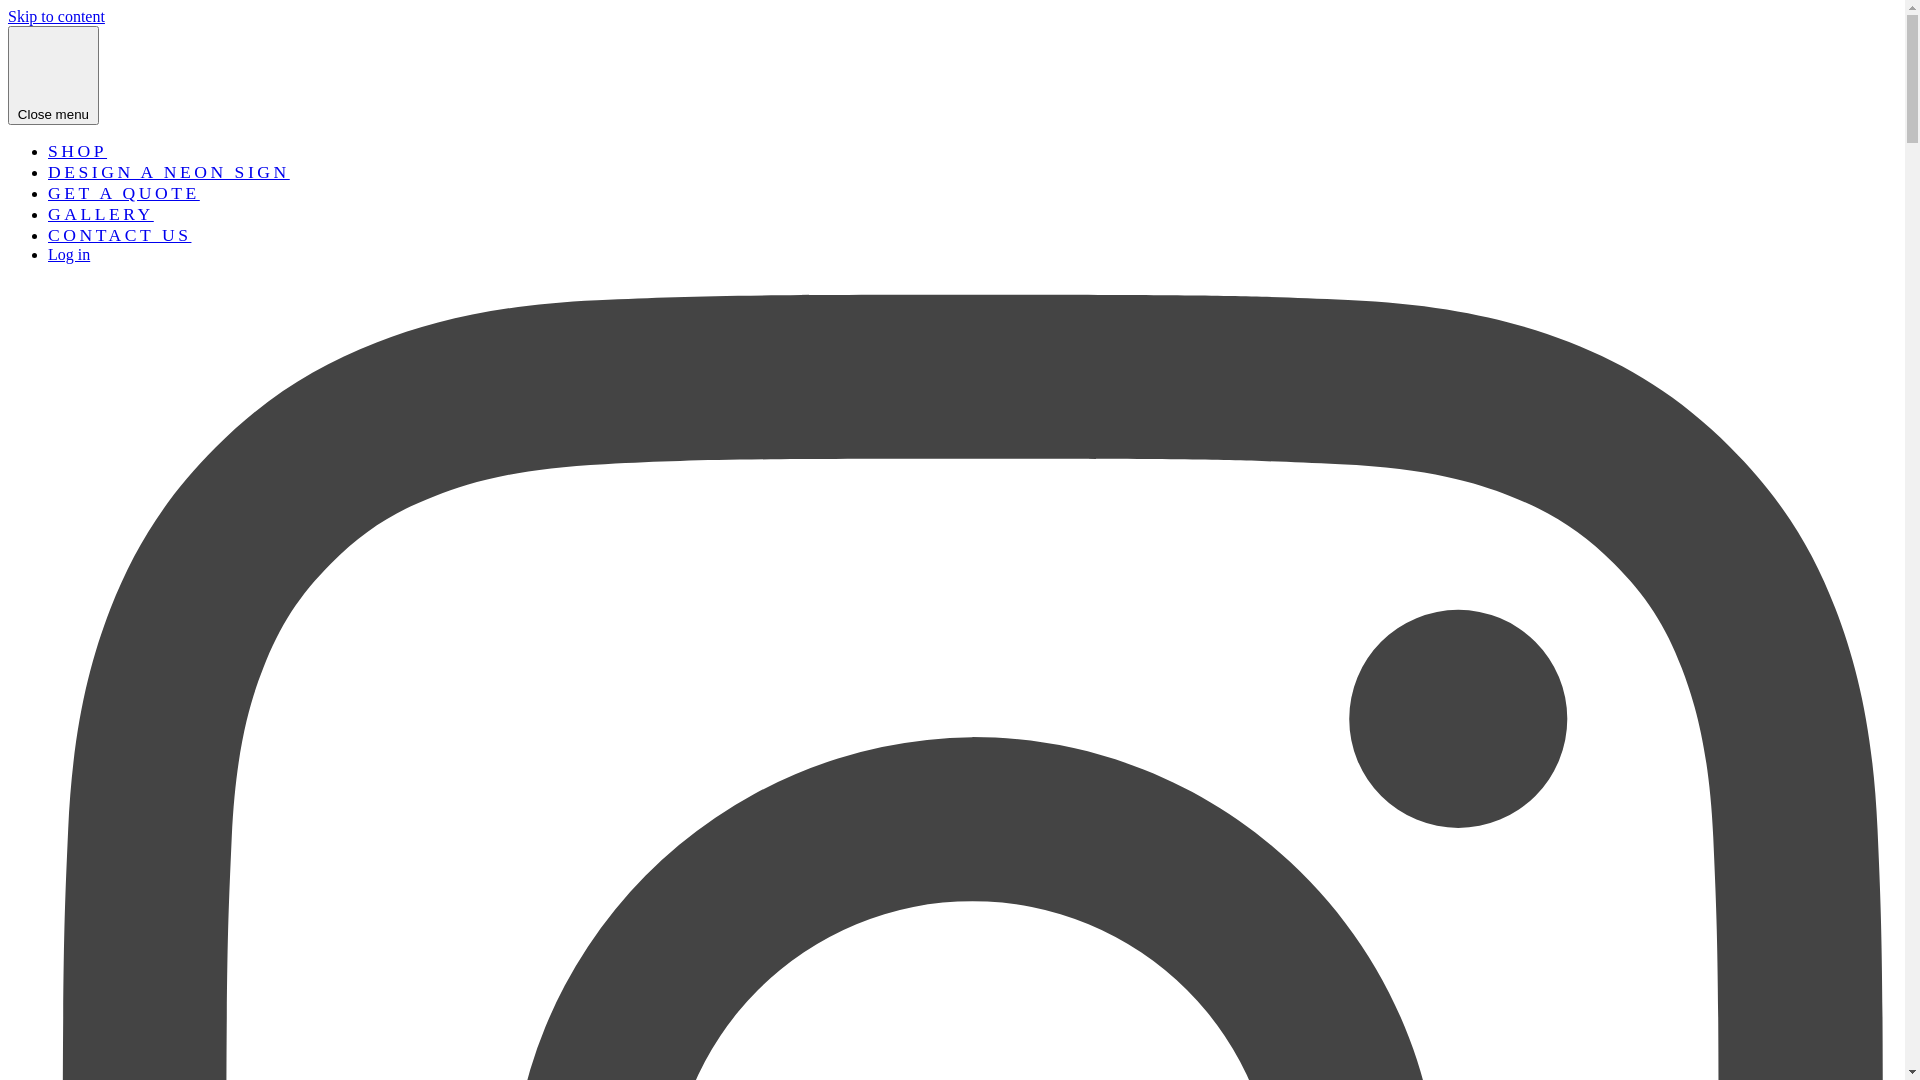 The width and height of the screenshot is (1920, 1080). What do you see at coordinates (123, 192) in the screenshot?
I see `'GET A QUOTE'` at bounding box center [123, 192].